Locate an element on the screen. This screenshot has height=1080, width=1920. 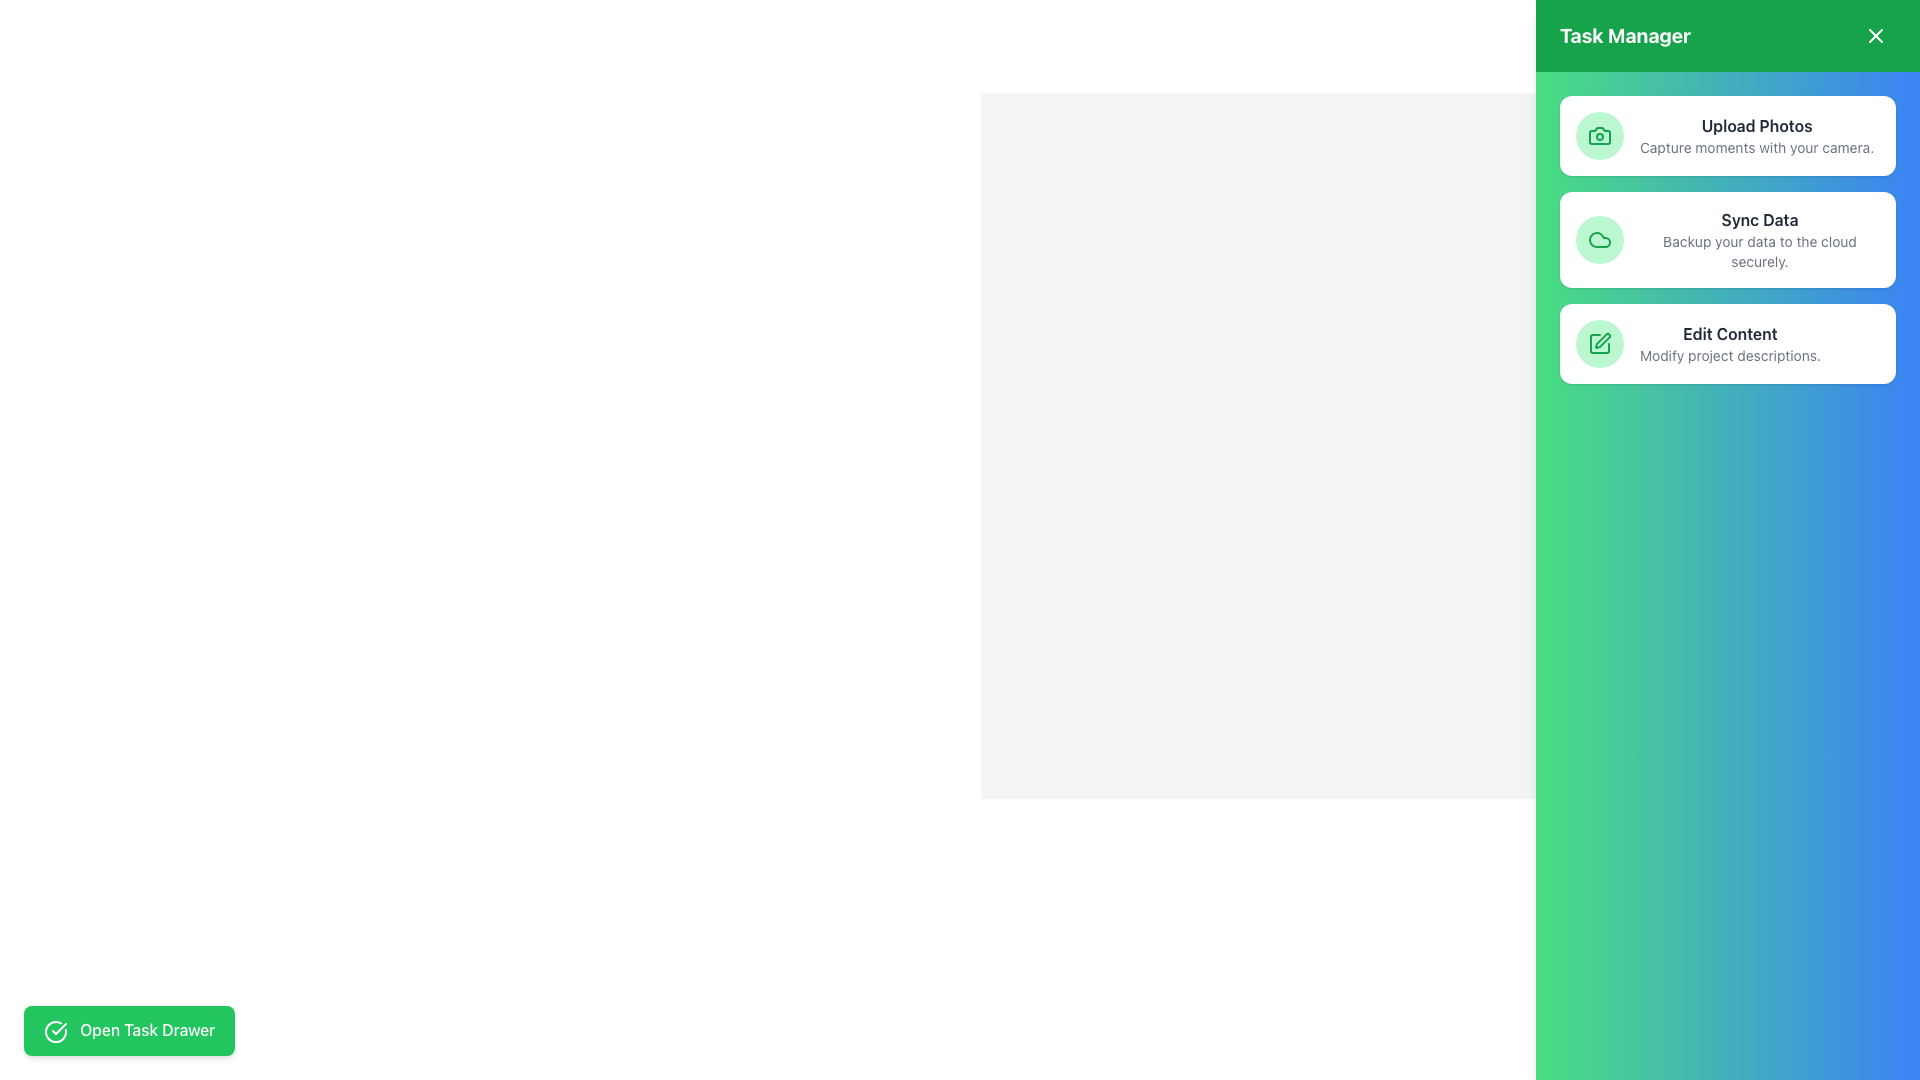
the circular green icon with a cloud outline located to the left of the 'Sync Data' text is located at coordinates (1598, 238).